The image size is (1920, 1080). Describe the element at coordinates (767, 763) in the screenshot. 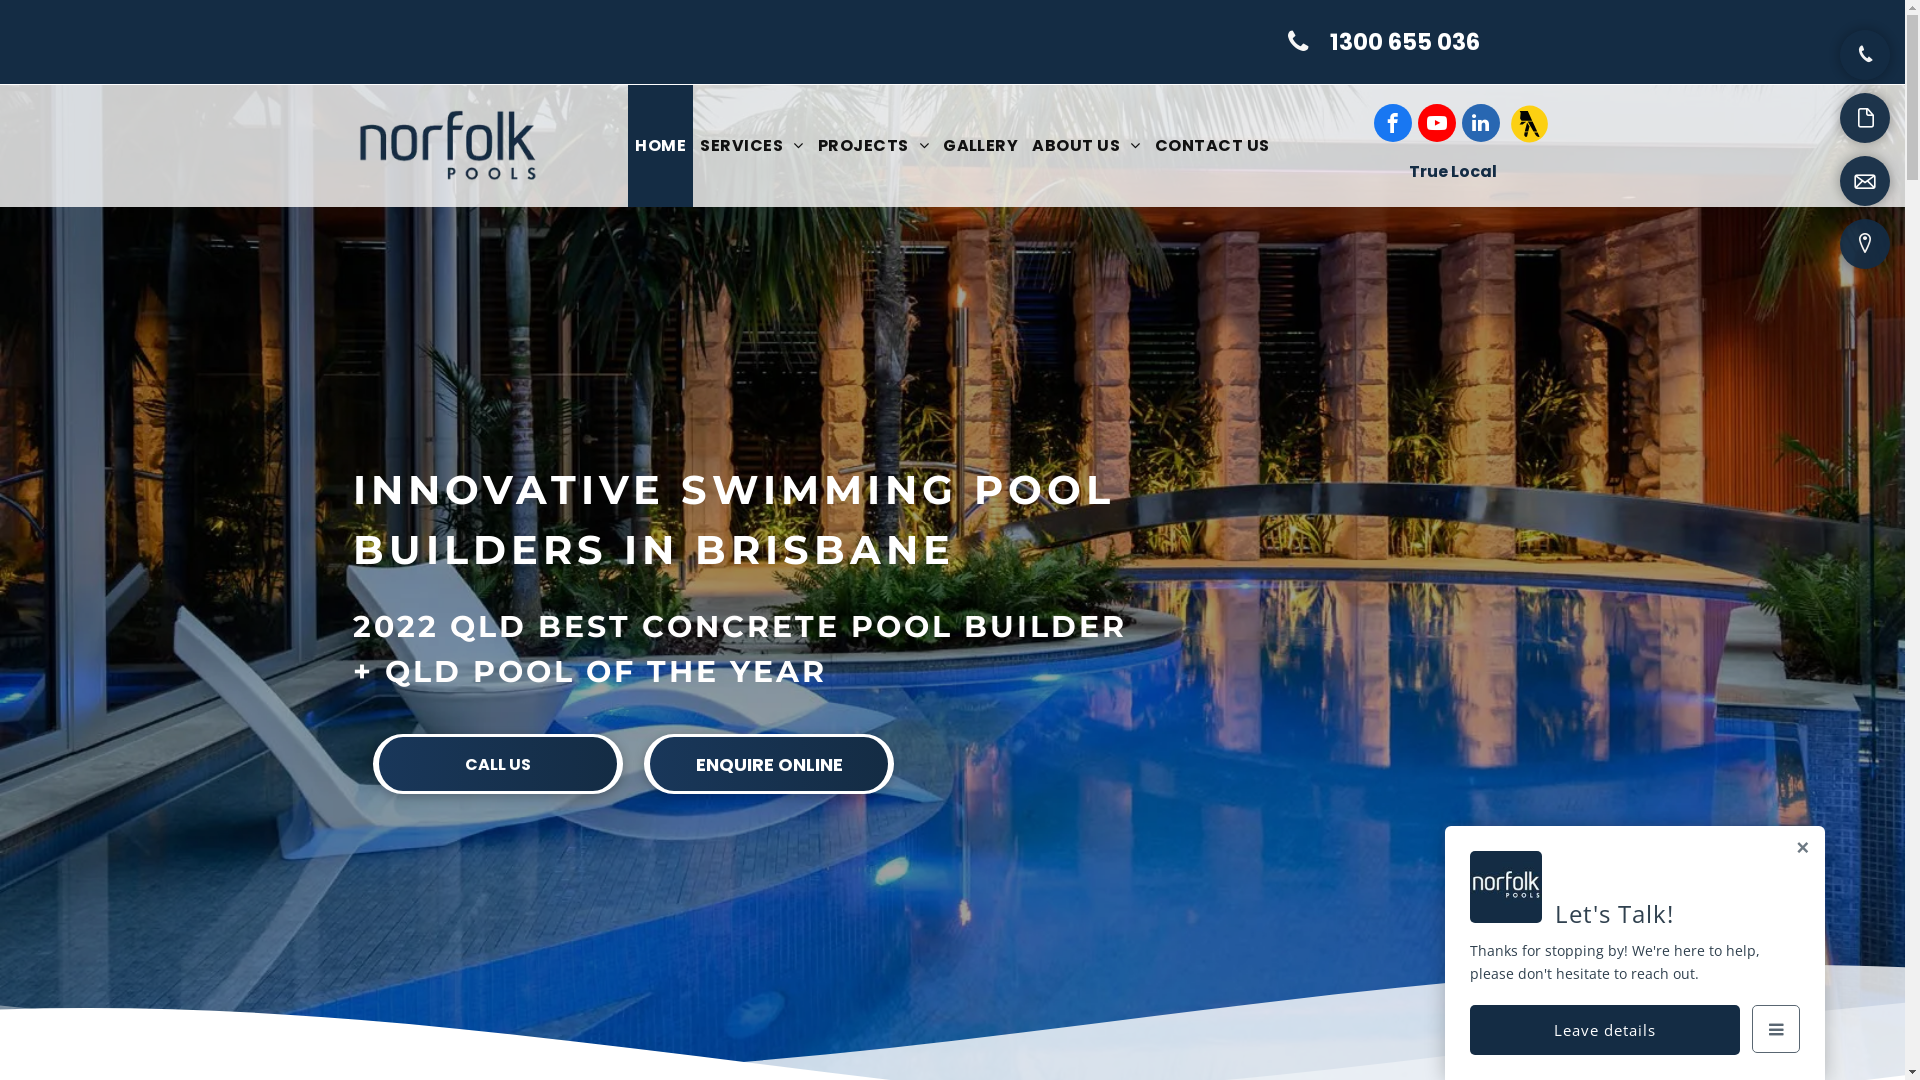

I see `'ENQUIRE ONLINE'` at that location.